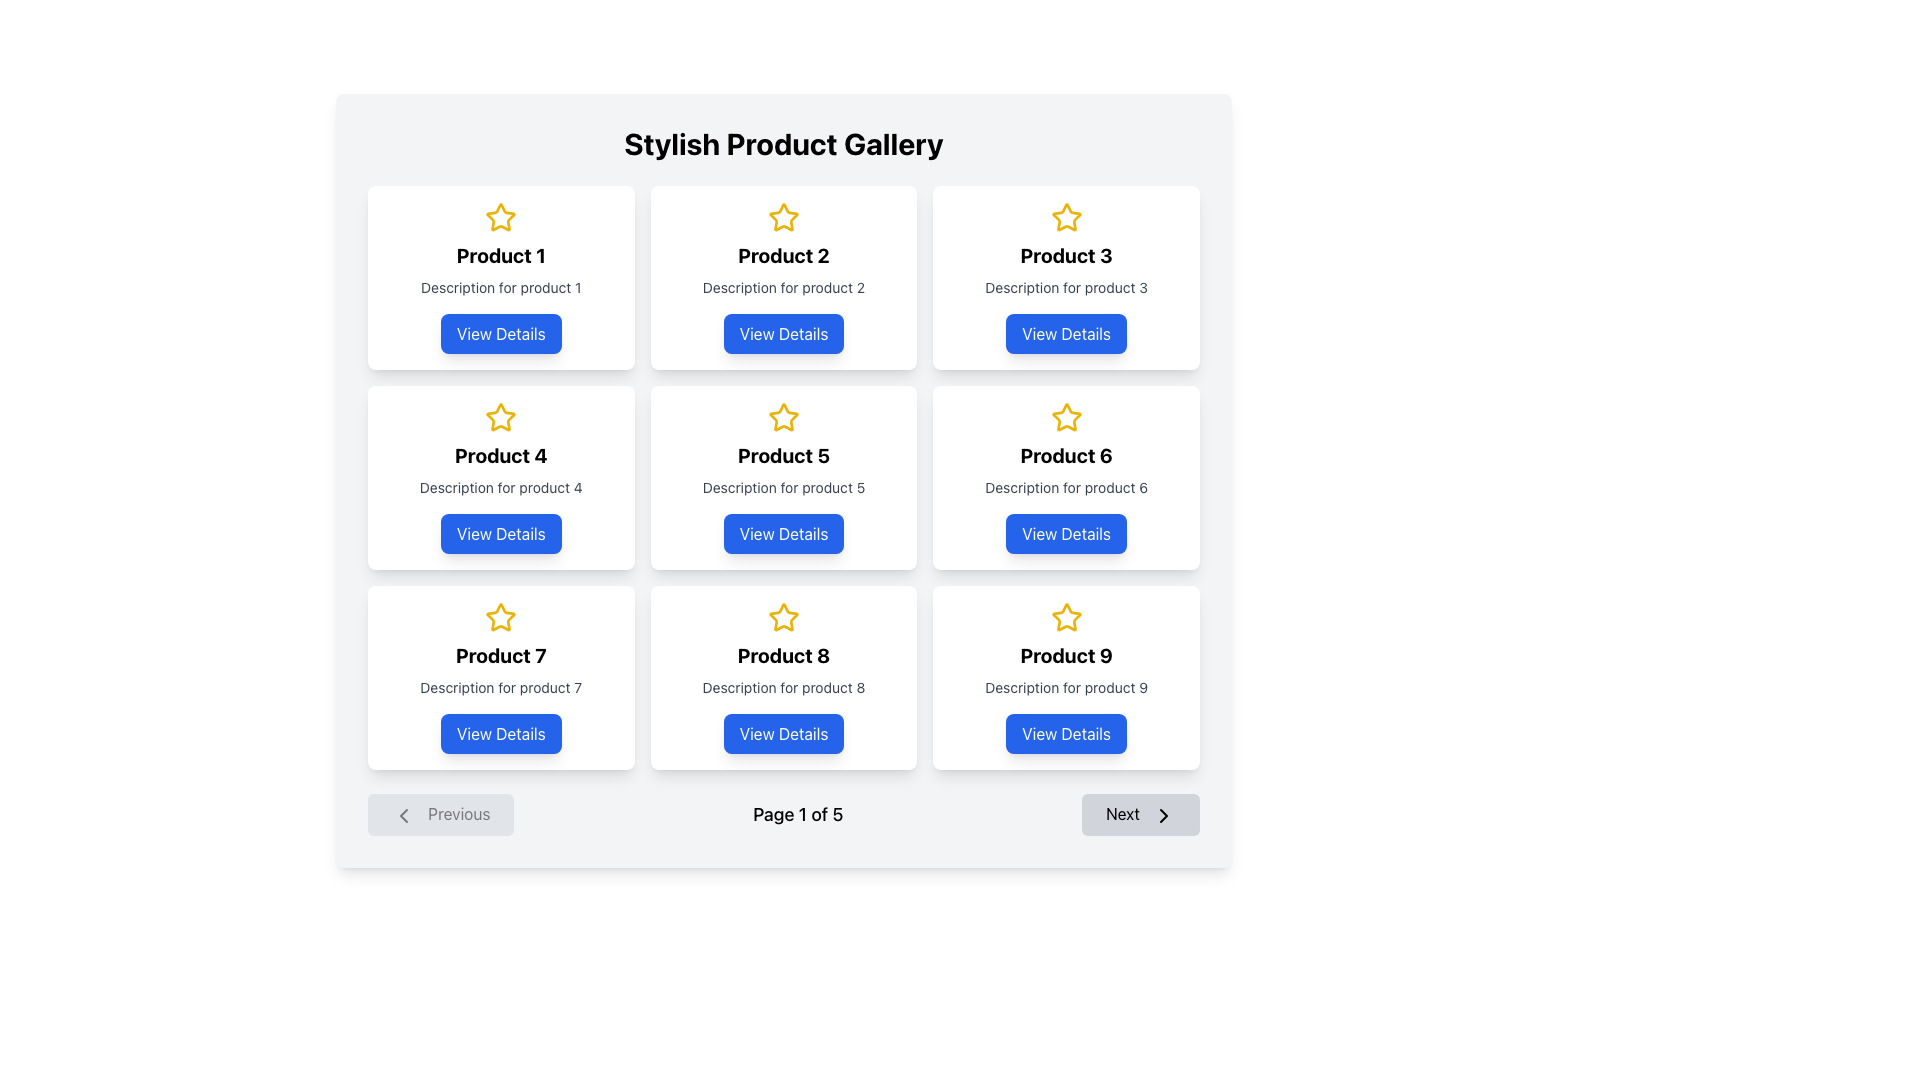 The height and width of the screenshot is (1080, 1920). Describe the element at coordinates (1065, 616) in the screenshot. I see `the rating or bookmark icon located at the top of the card labeled 'Product 9', positioned at the center of the first row above the product title and description` at that location.